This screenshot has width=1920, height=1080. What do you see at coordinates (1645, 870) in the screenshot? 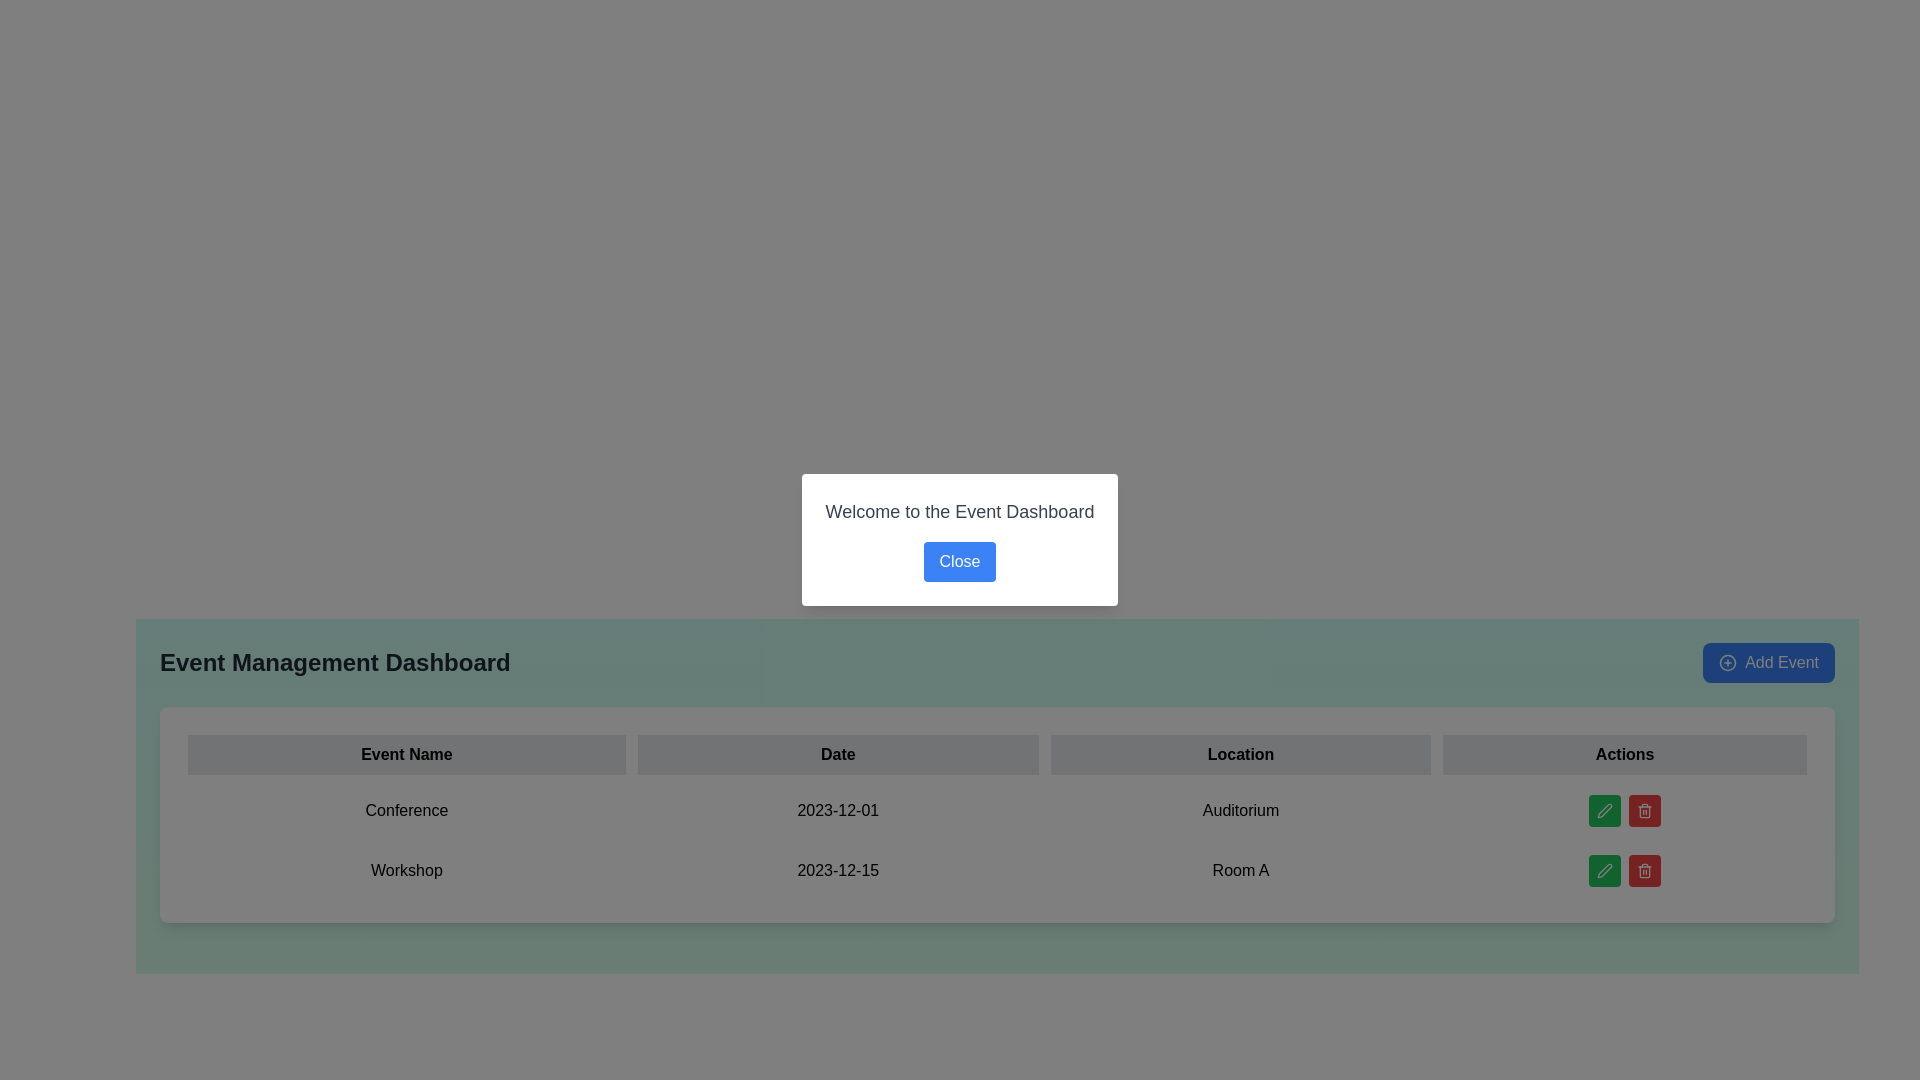
I see `the red button with rounded edges and a trash bin icon located in the 'Actions' column of the second row of the event entry table` at bounding box center [1645, 870].